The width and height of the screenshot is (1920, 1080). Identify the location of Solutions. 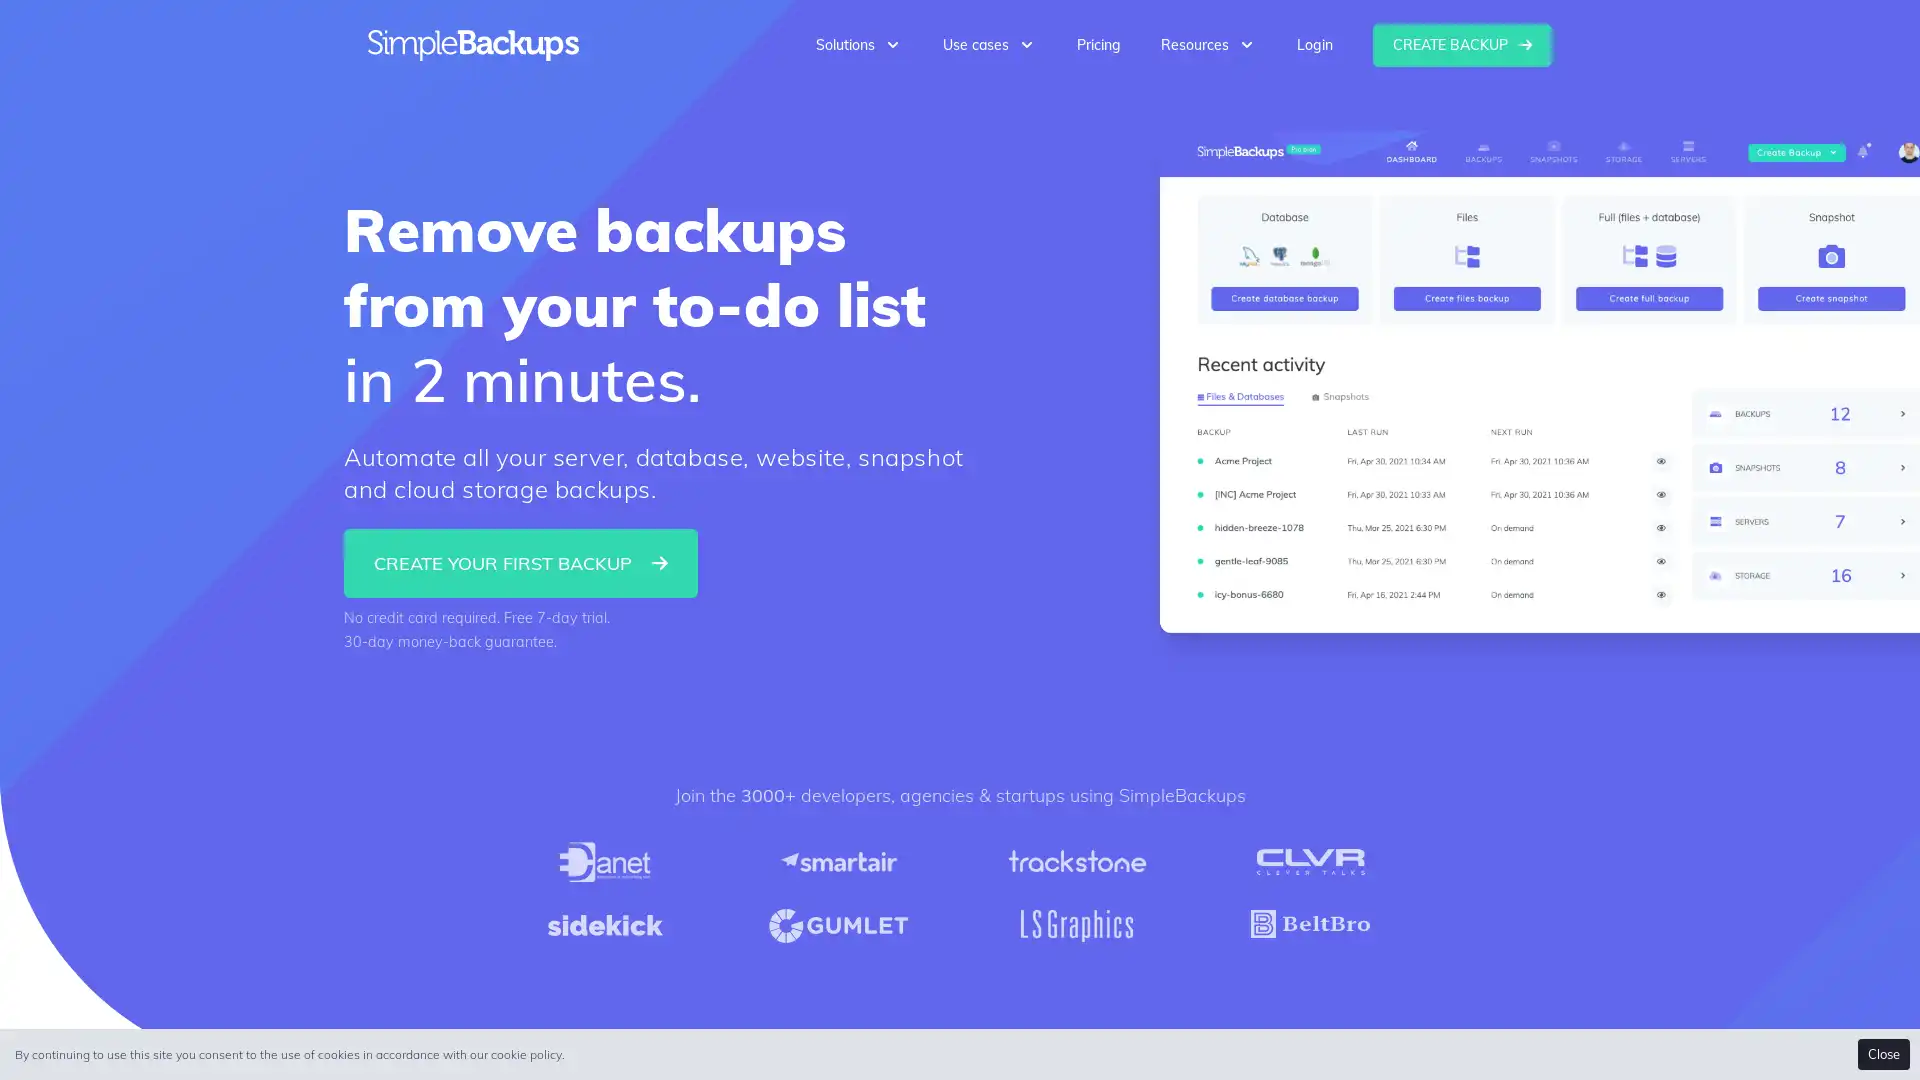
(859, 45).